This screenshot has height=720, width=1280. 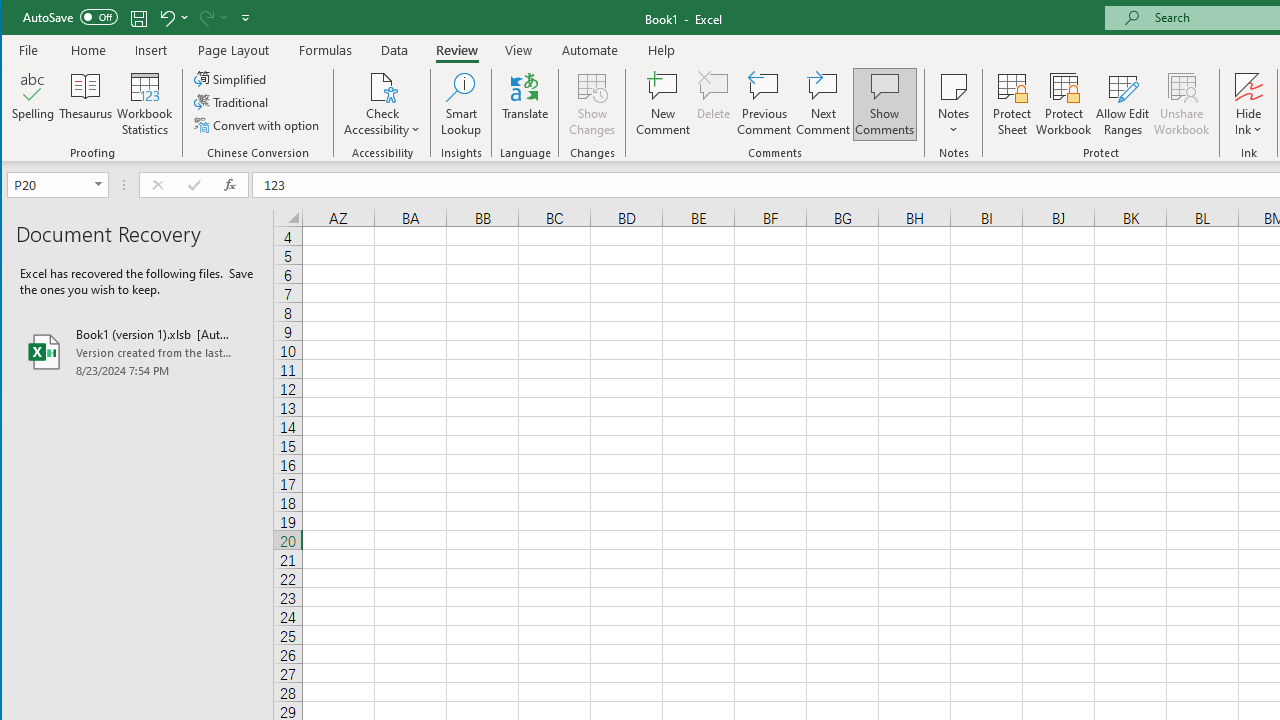 What do you see at coordinates (85, 104) in the screenshot?
I see `'Thesaurus...'` at bounding box center [85, 104].